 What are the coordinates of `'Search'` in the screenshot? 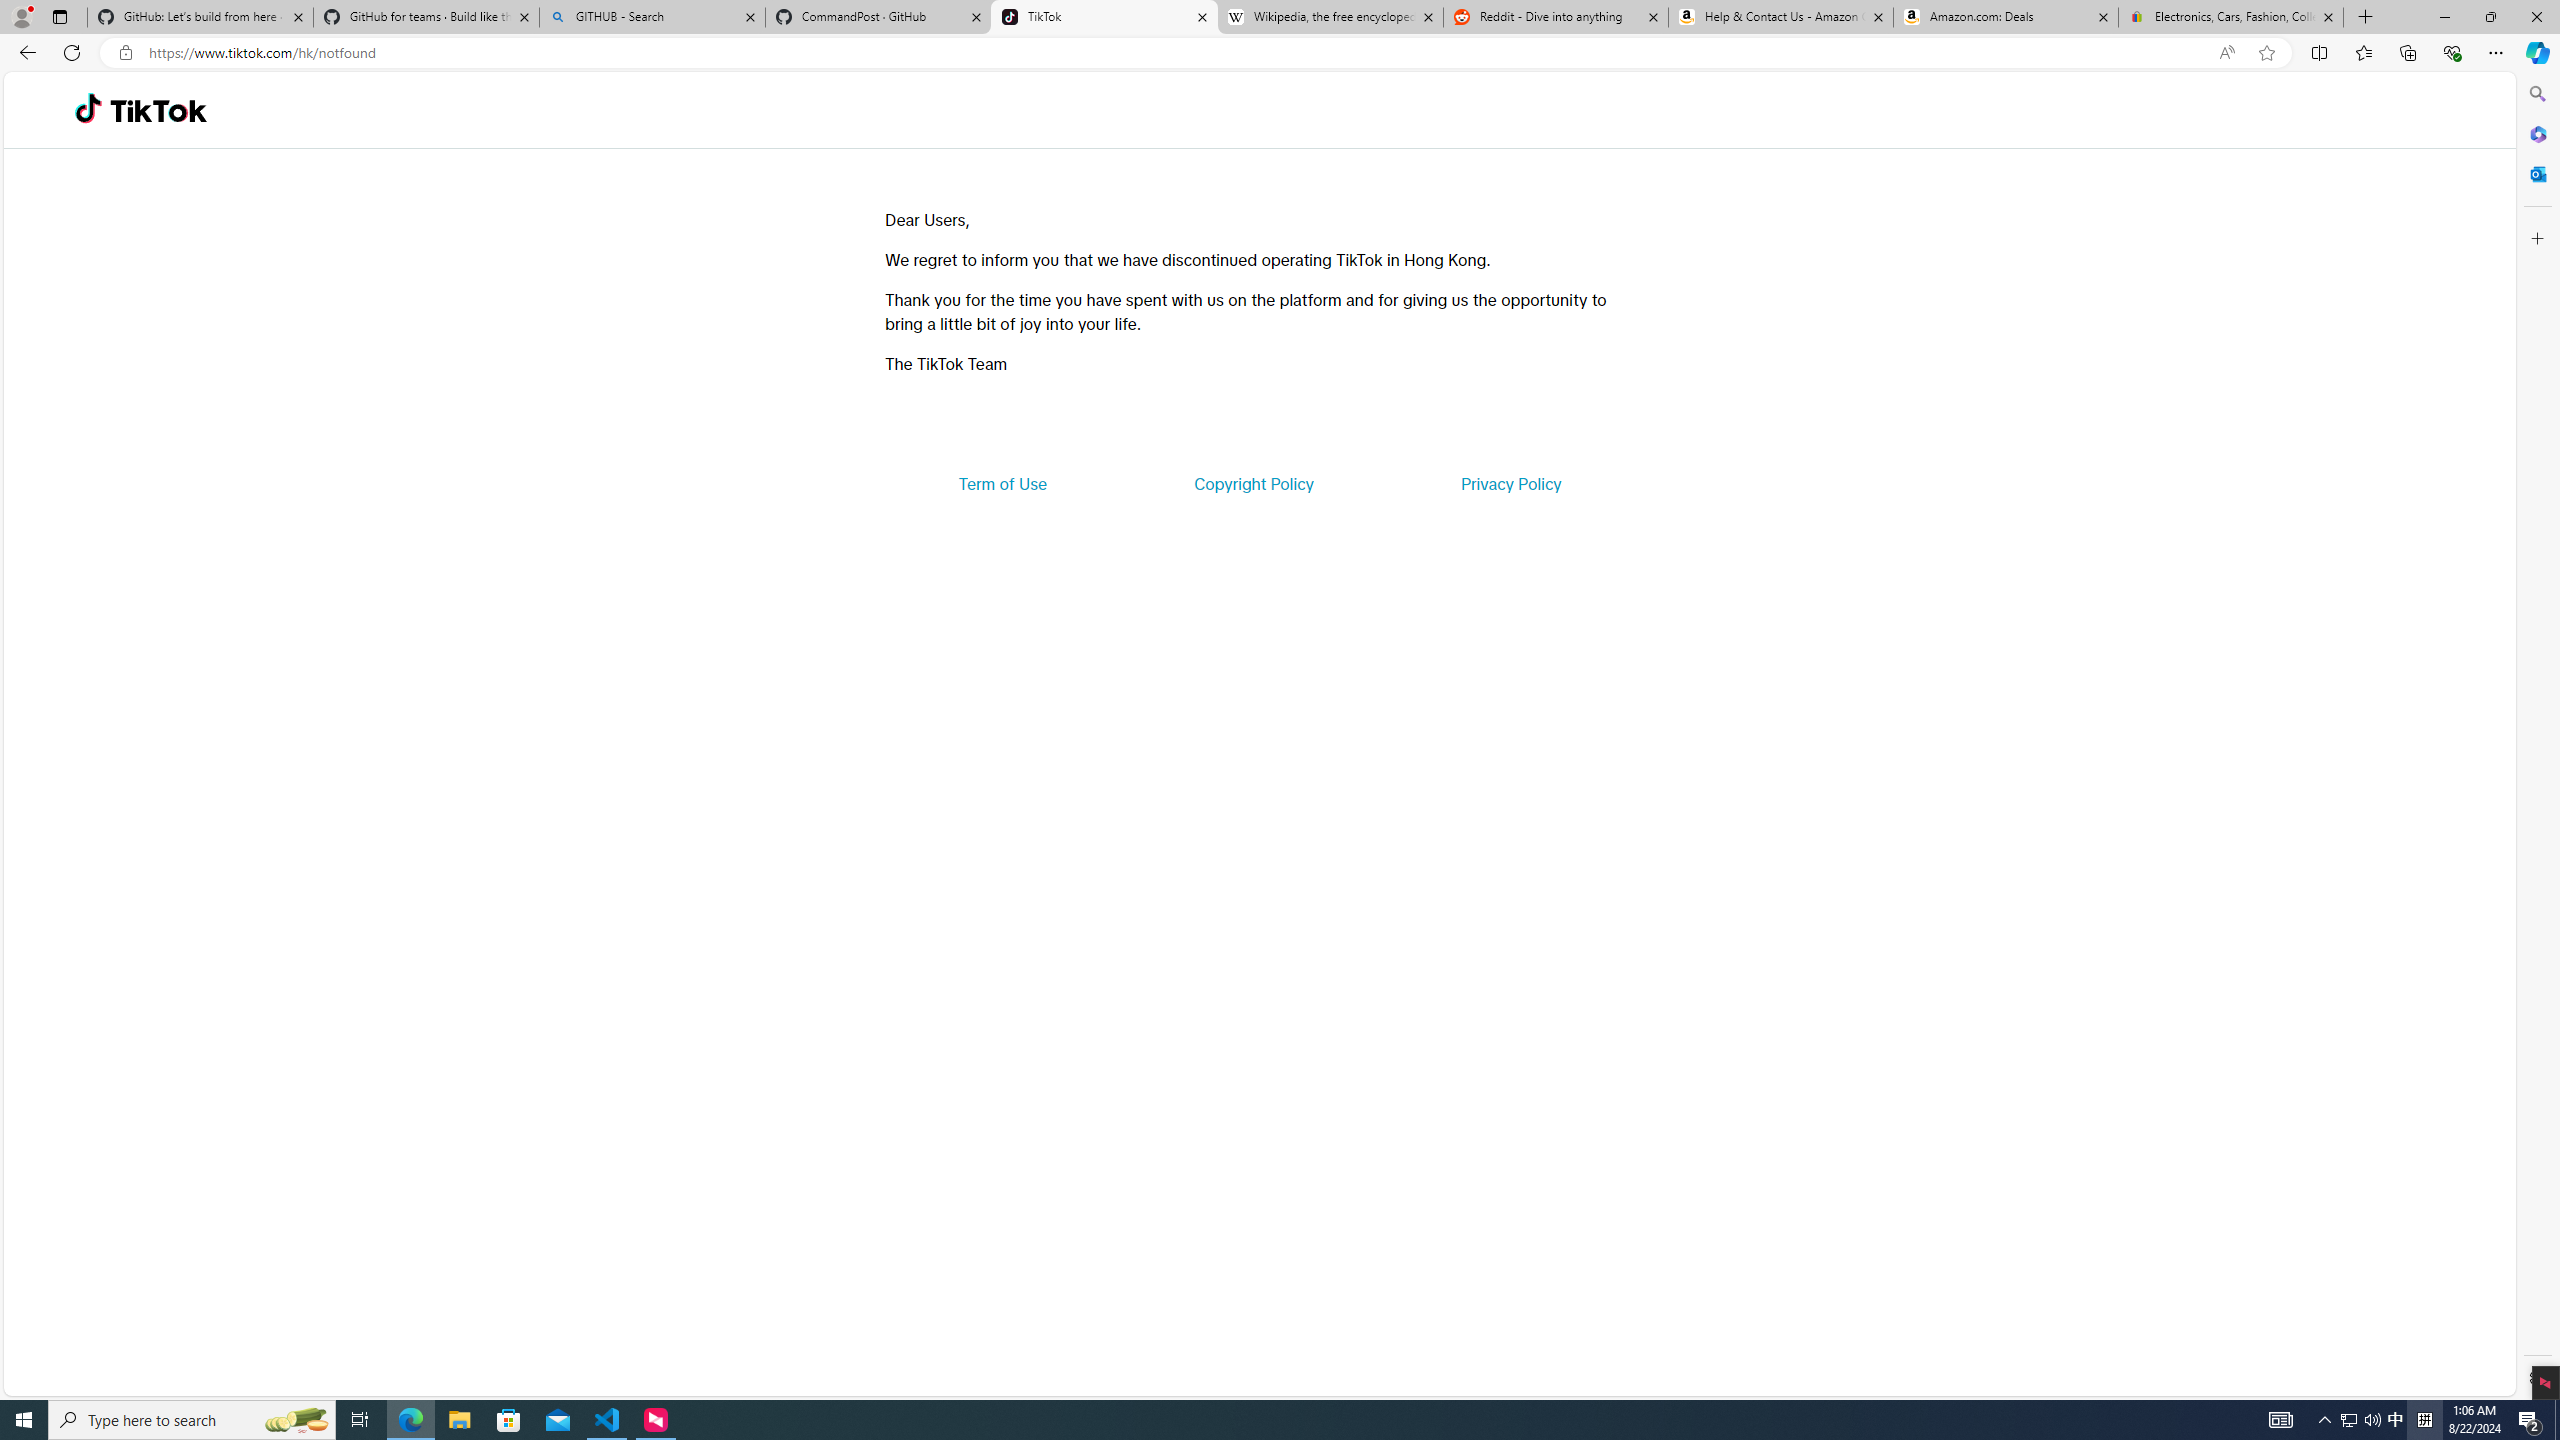 It's located at (2535, 93).